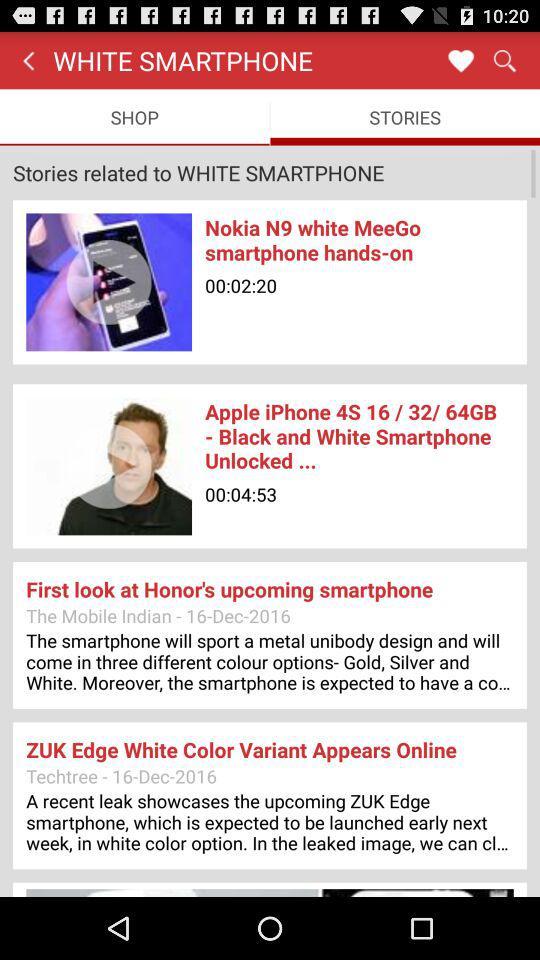 This screenshot has height=960, width=540. Describe the element at coordinates (503, 59) in the screenshot. I see `seach` at that location.